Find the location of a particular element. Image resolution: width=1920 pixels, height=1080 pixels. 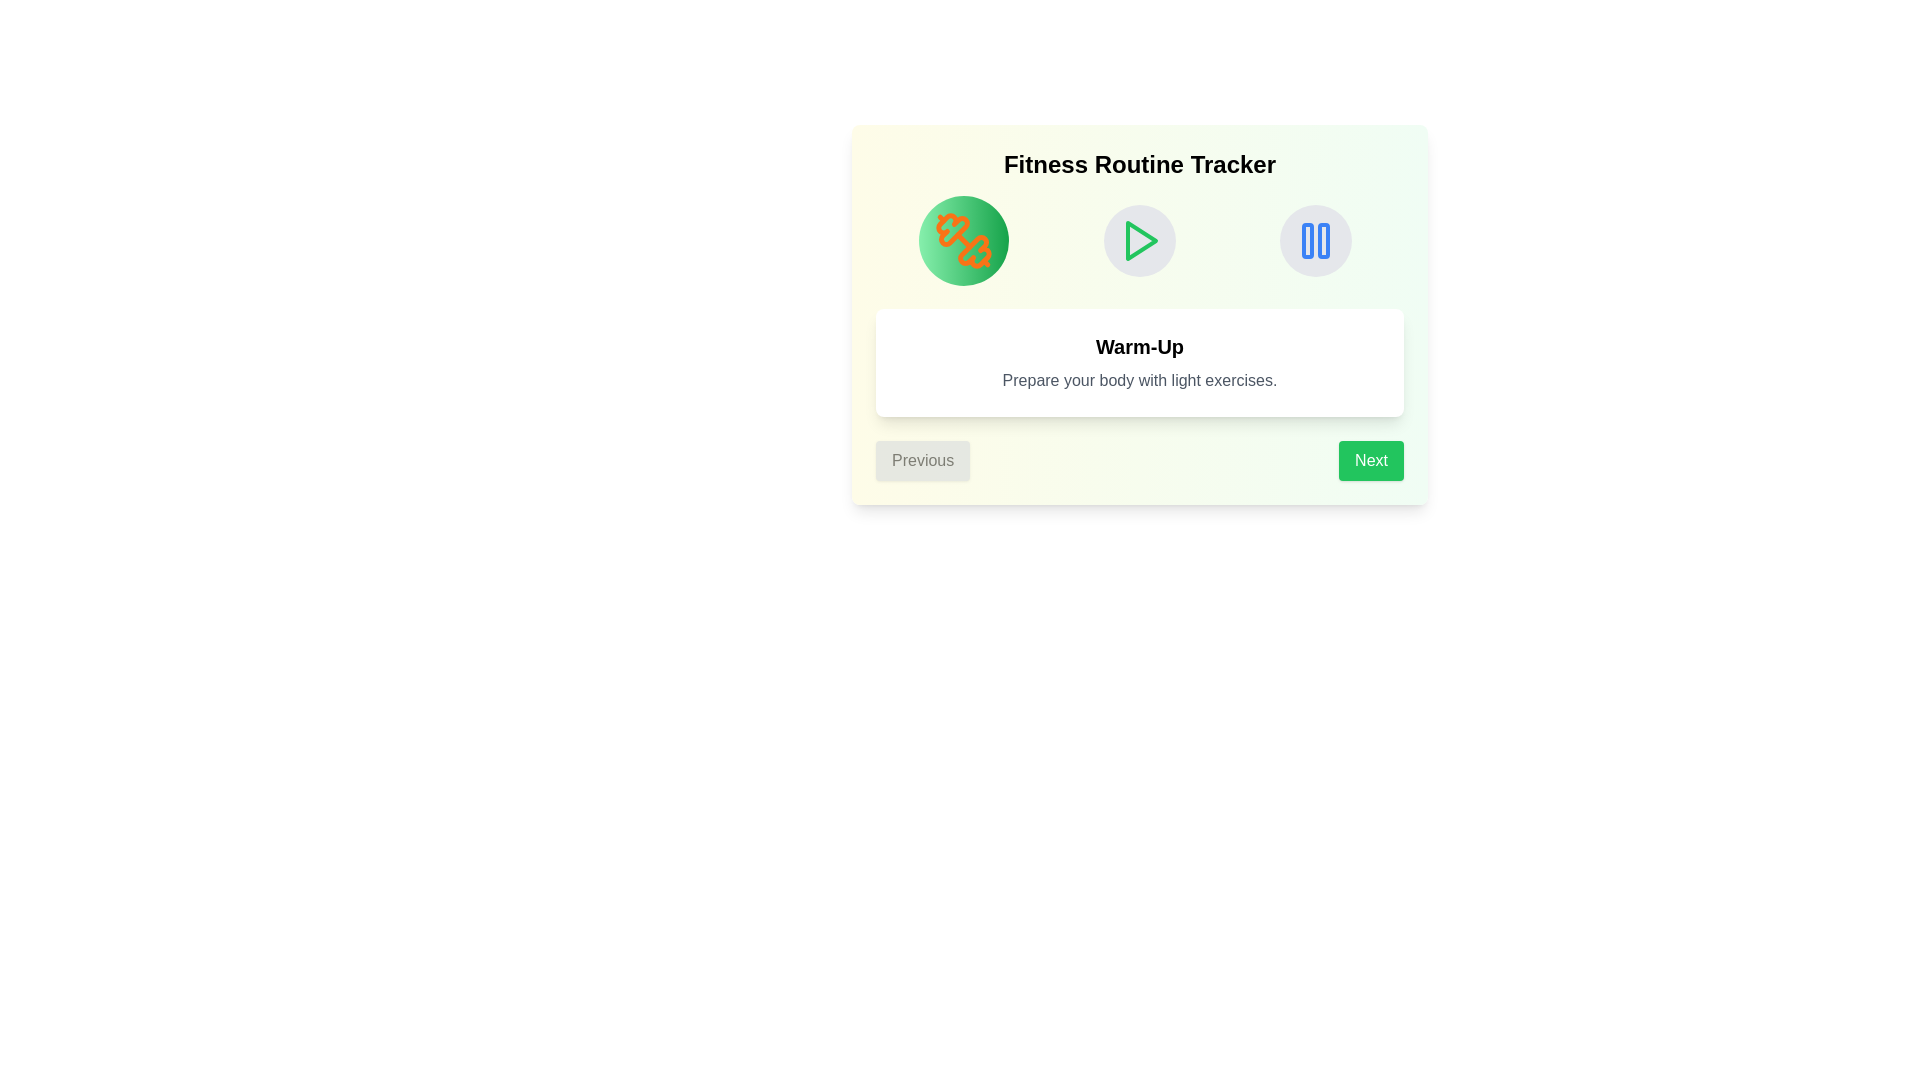

the icon representing the Warm-Up step is located at coordinates (964, 239).